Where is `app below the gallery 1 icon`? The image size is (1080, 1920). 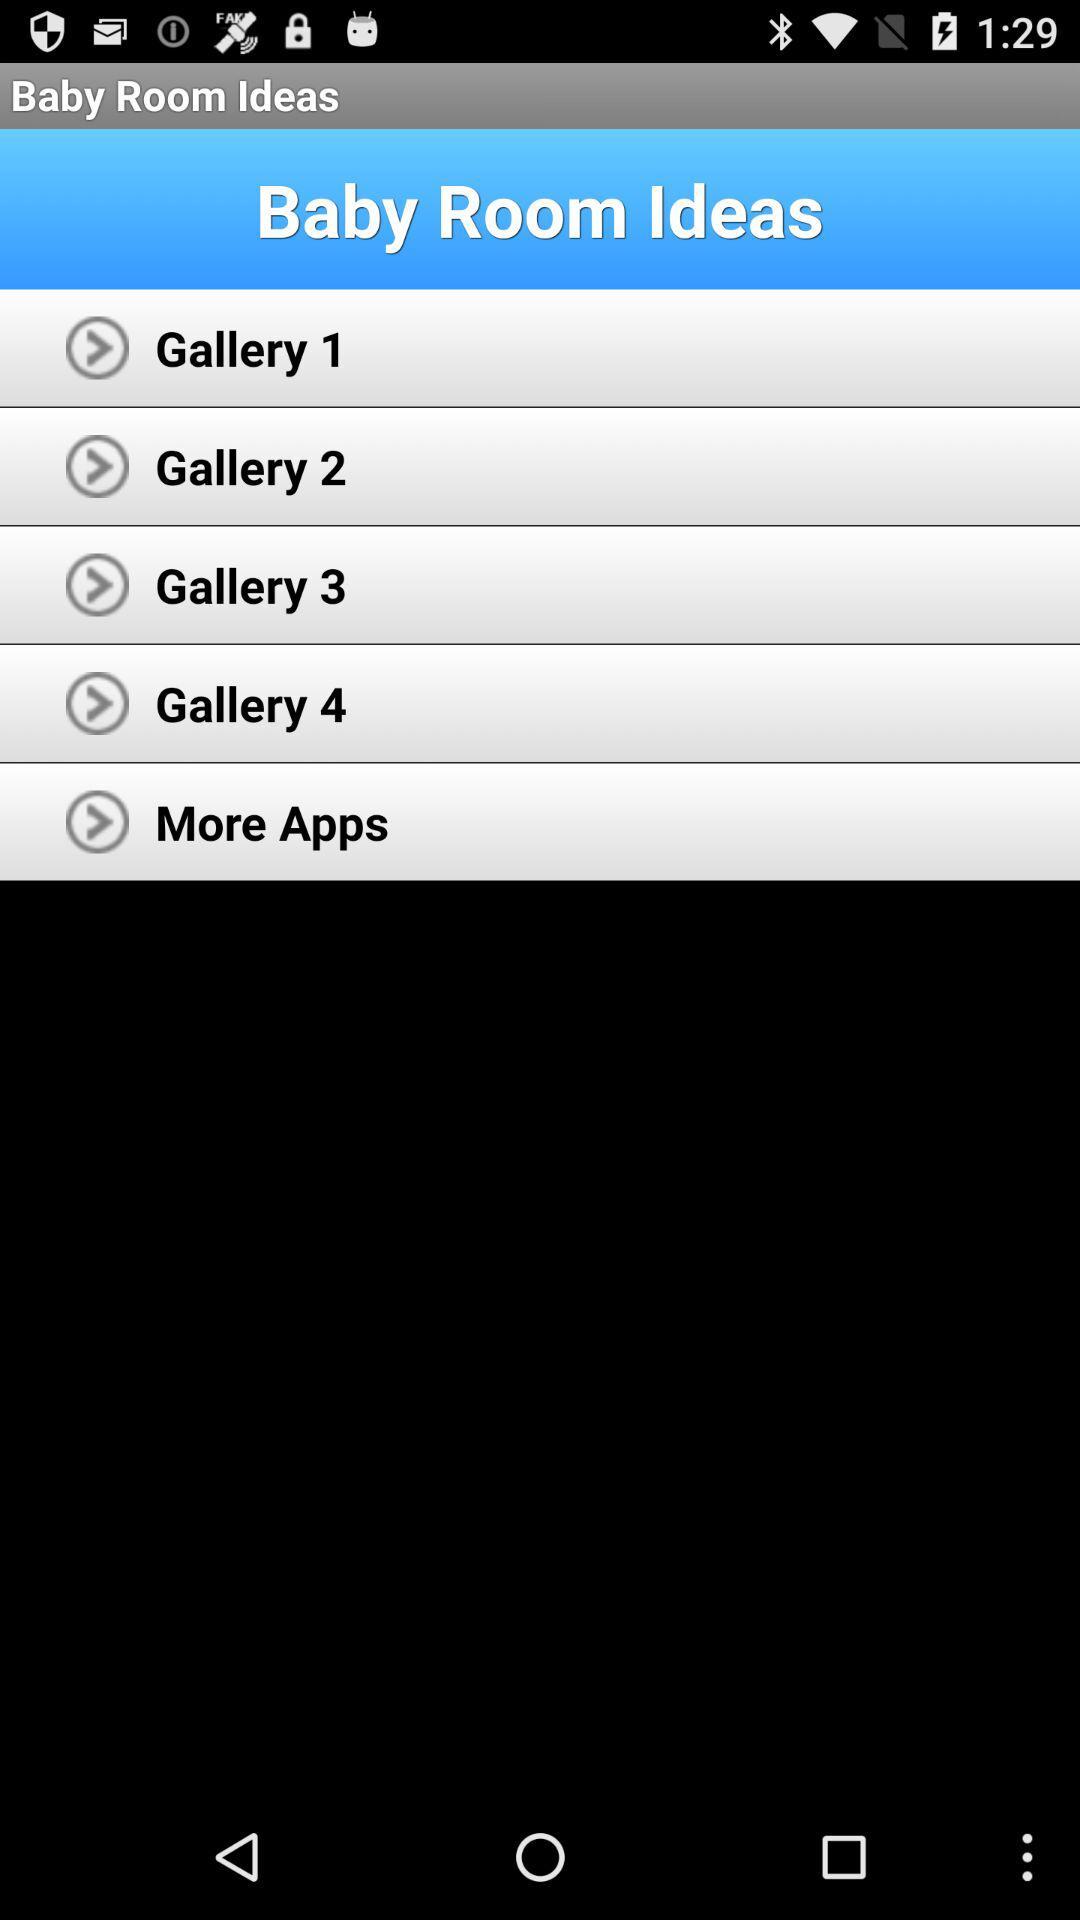 app below the gallery 1 icon is located at coordinates (250, 465).